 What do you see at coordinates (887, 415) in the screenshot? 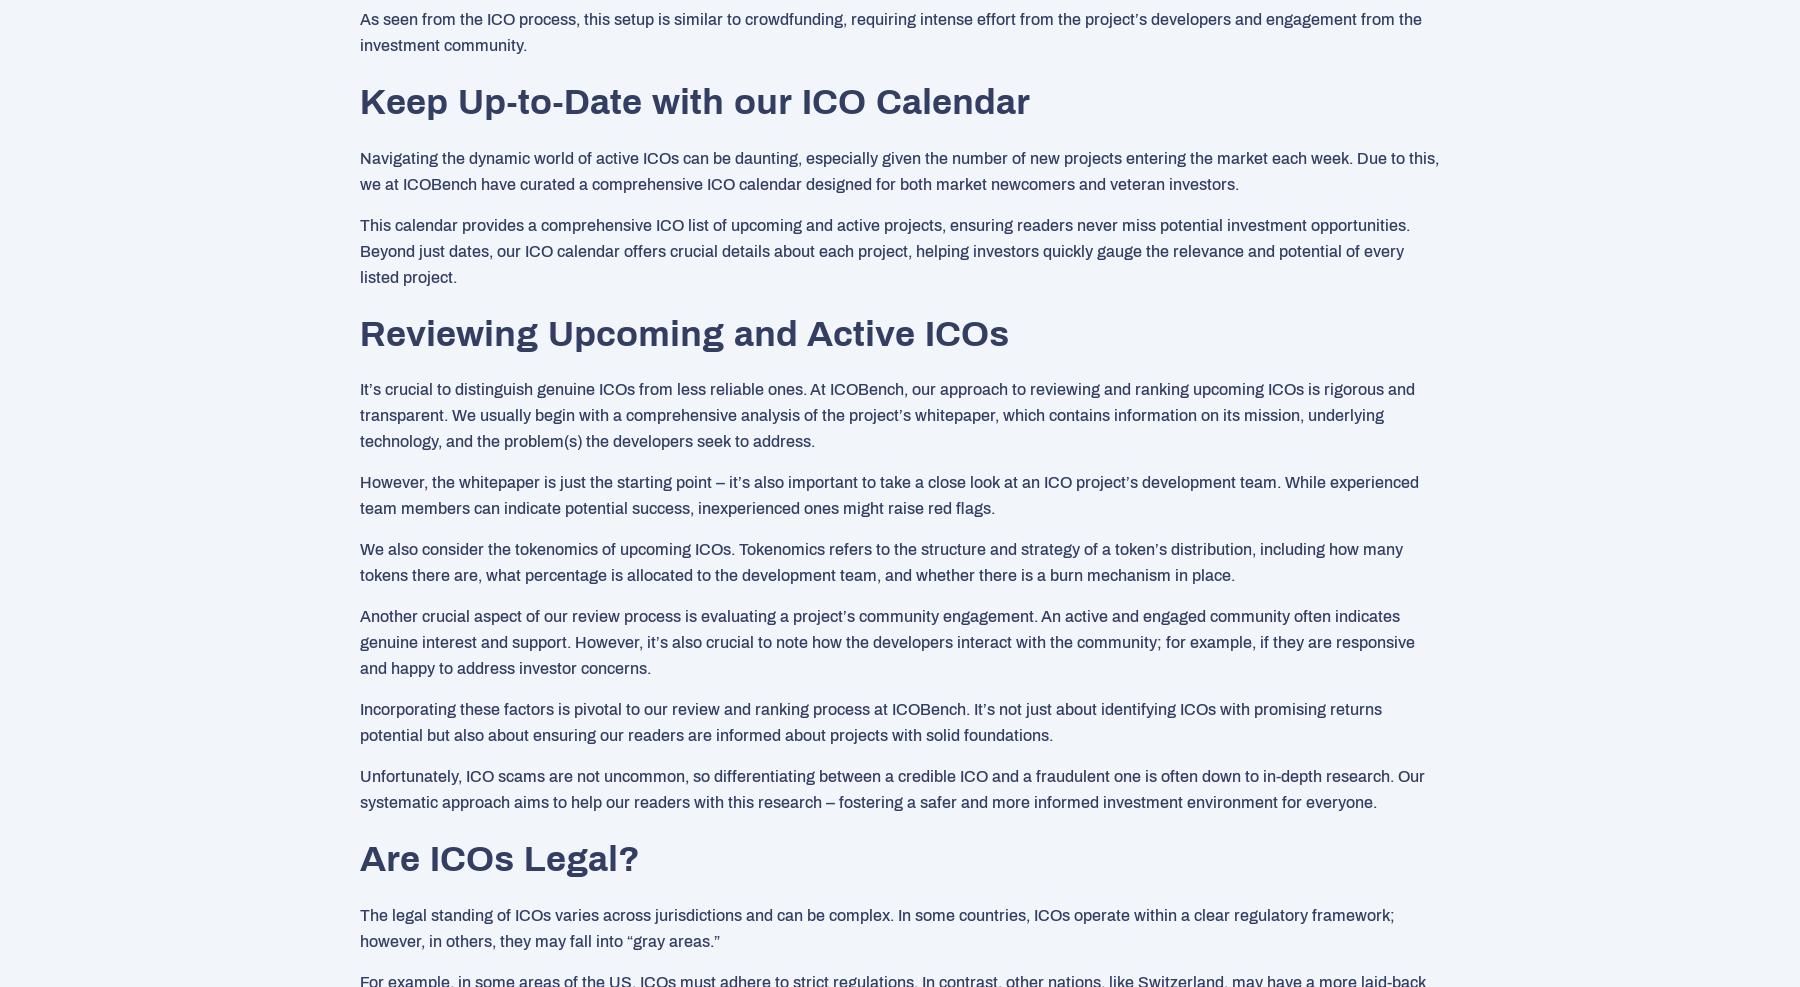
I see `'It’s crucial to distinguish genuine ICOs from less reliable ones. At ICOBench, our approach to reviewing and ranking upcoming ICOs is rigorous and transparent. We usually begin with a comprehensive analysis of the project’s whitepaper, which contains information on its mission, underlying technology, and the problem(s) the developers seek to address.'` at bounding box center [887, 415].